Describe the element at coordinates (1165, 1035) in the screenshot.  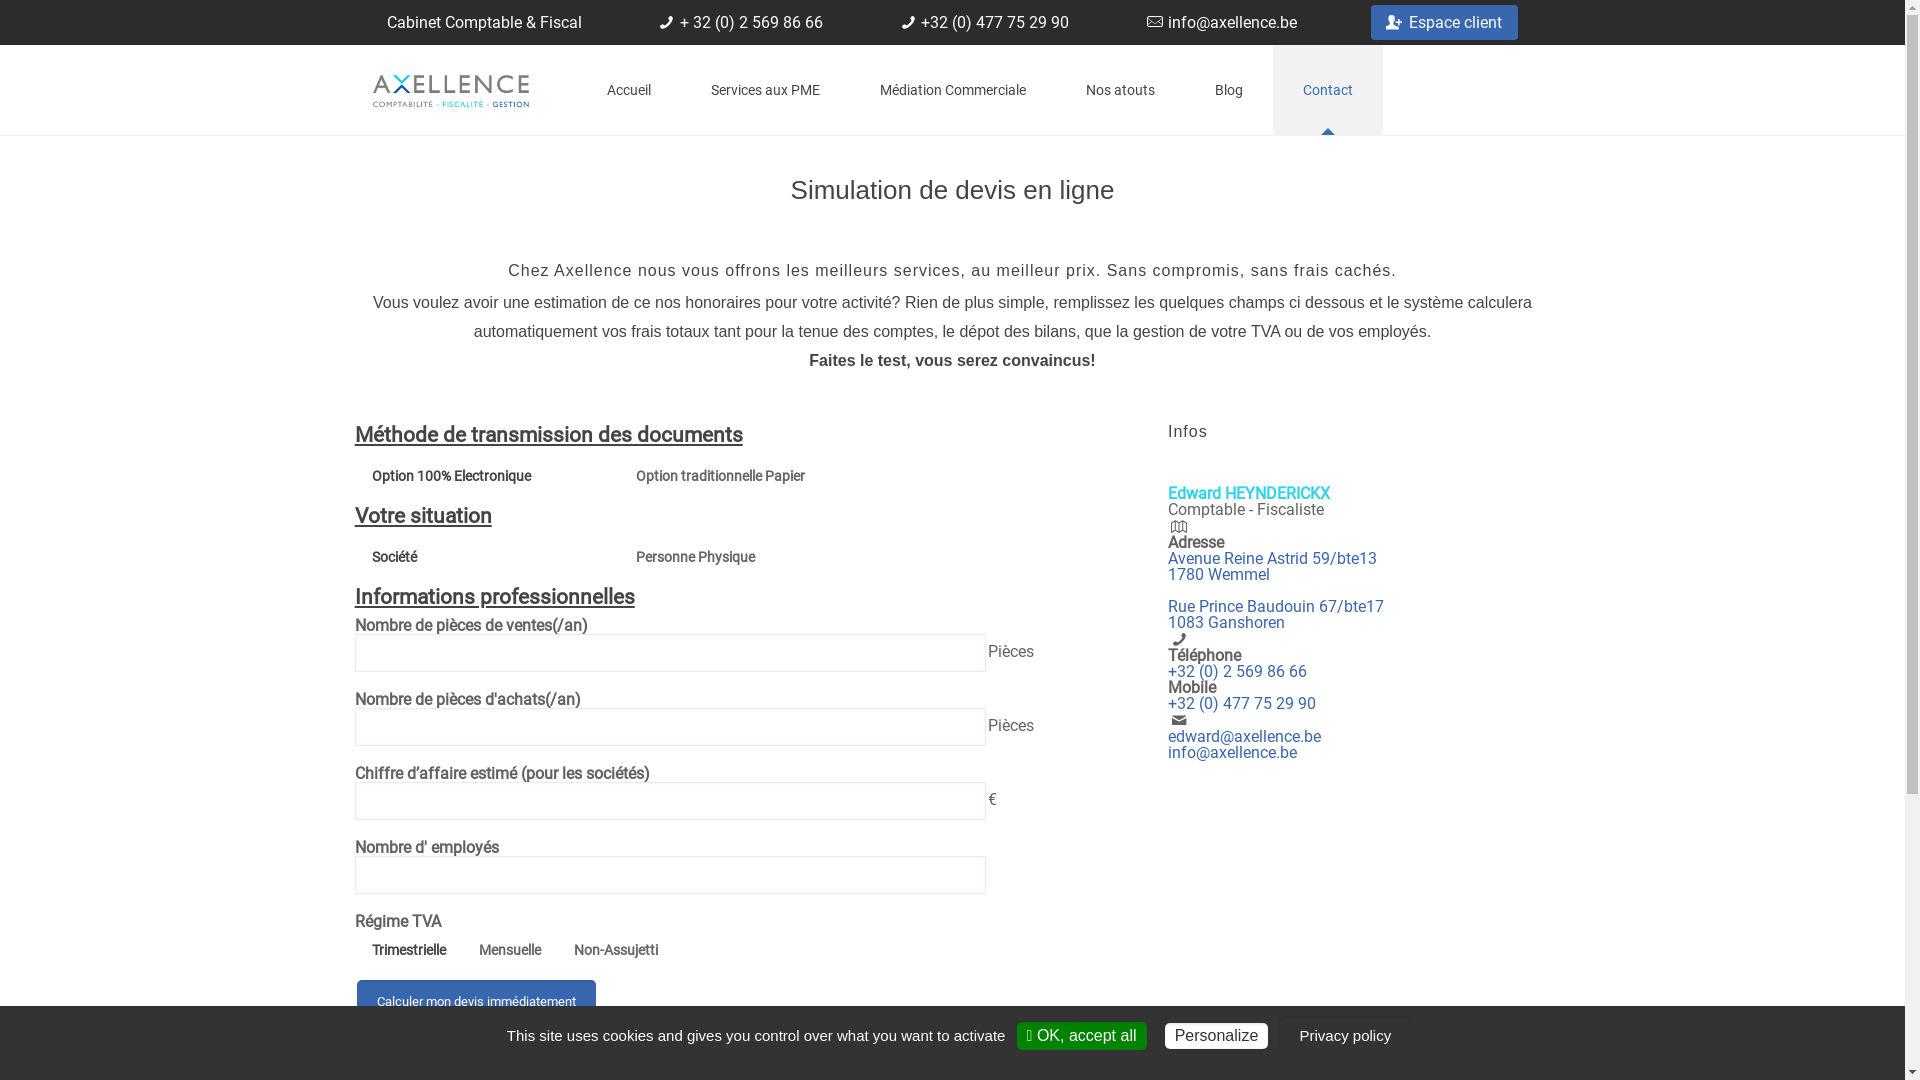
I see `'Personalize'` at that location.